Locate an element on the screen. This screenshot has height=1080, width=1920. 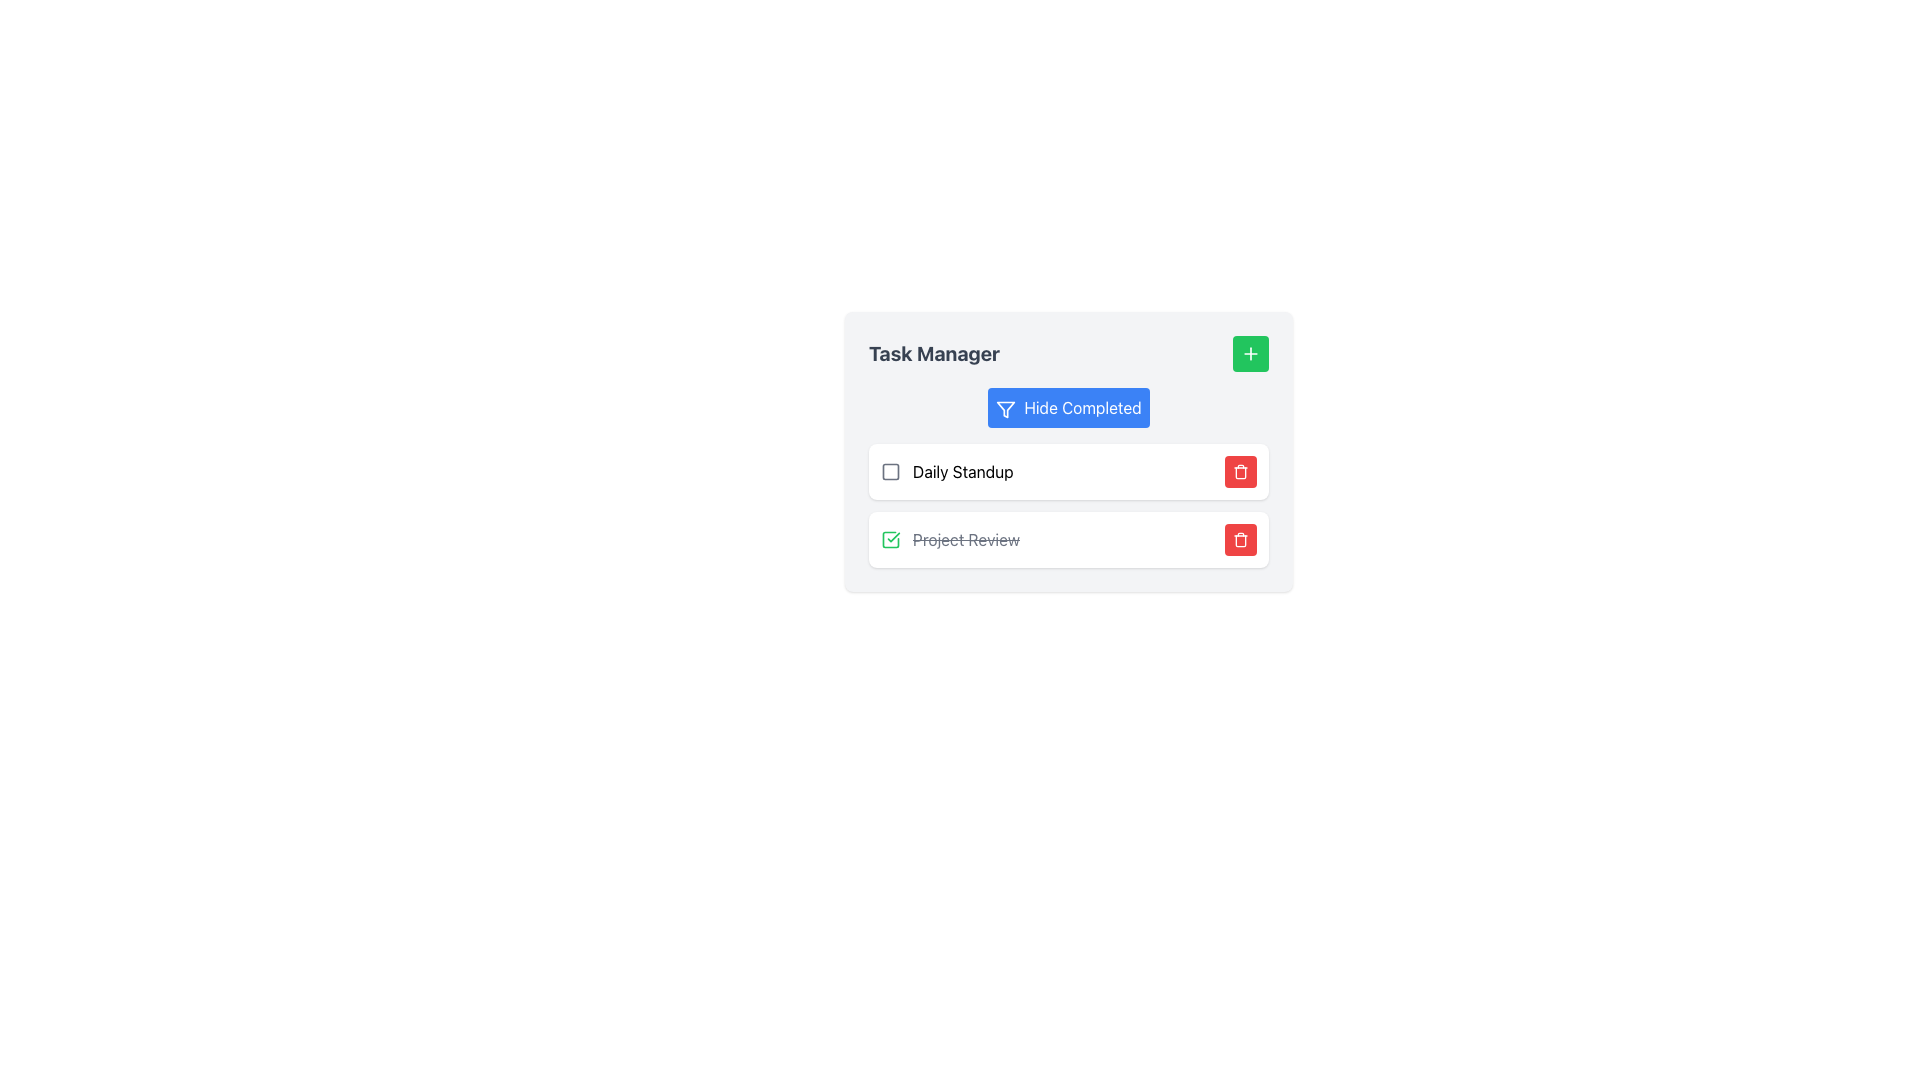
the medium-sized green circular button with a plus symbol located in the top-right corner of the 'Task Manager' section is located at coordinates (1250, 353).